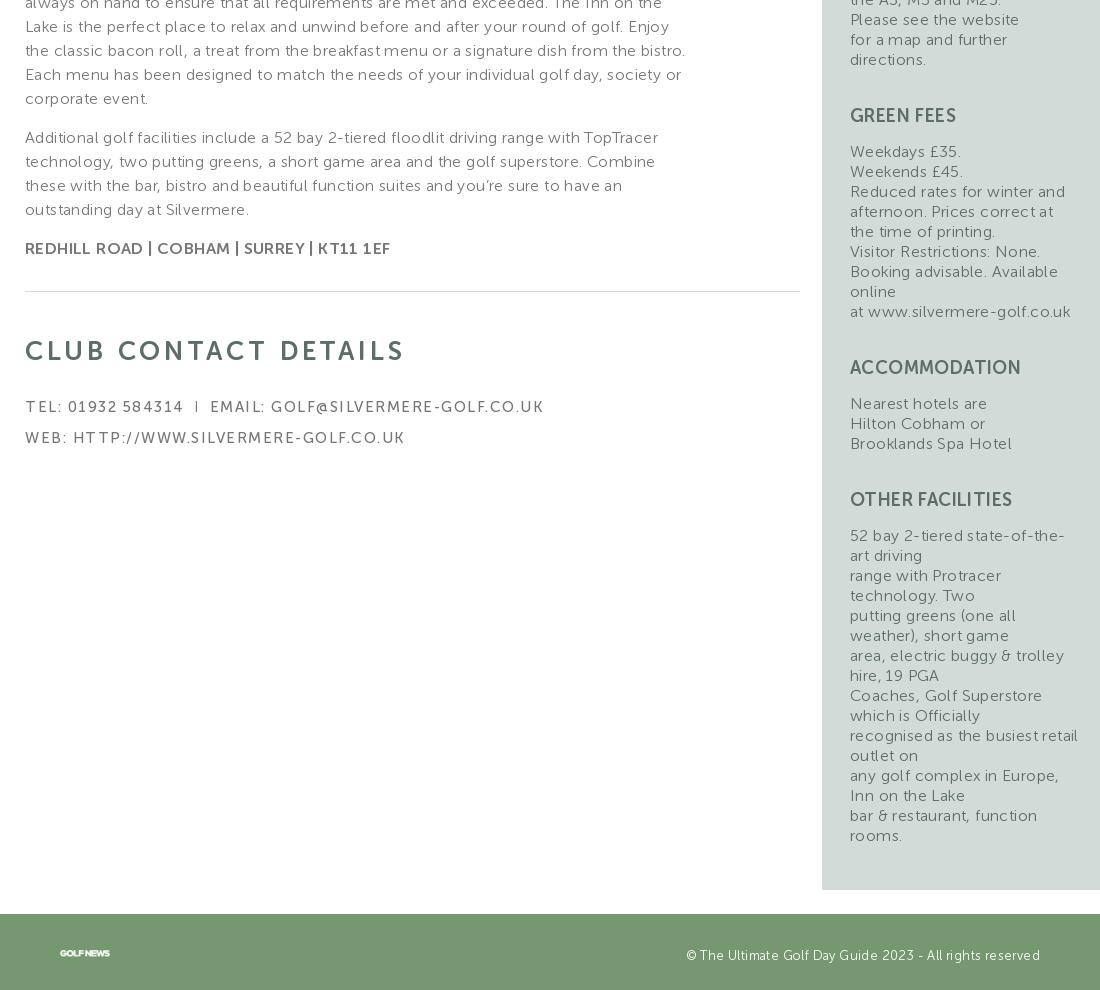 This screenshot has height=990, width=1100. Describe the element at coordinates (848, 544) in the screenshot. I see `'52 bay 2-tiered state-of-the-art driving'` at that location.